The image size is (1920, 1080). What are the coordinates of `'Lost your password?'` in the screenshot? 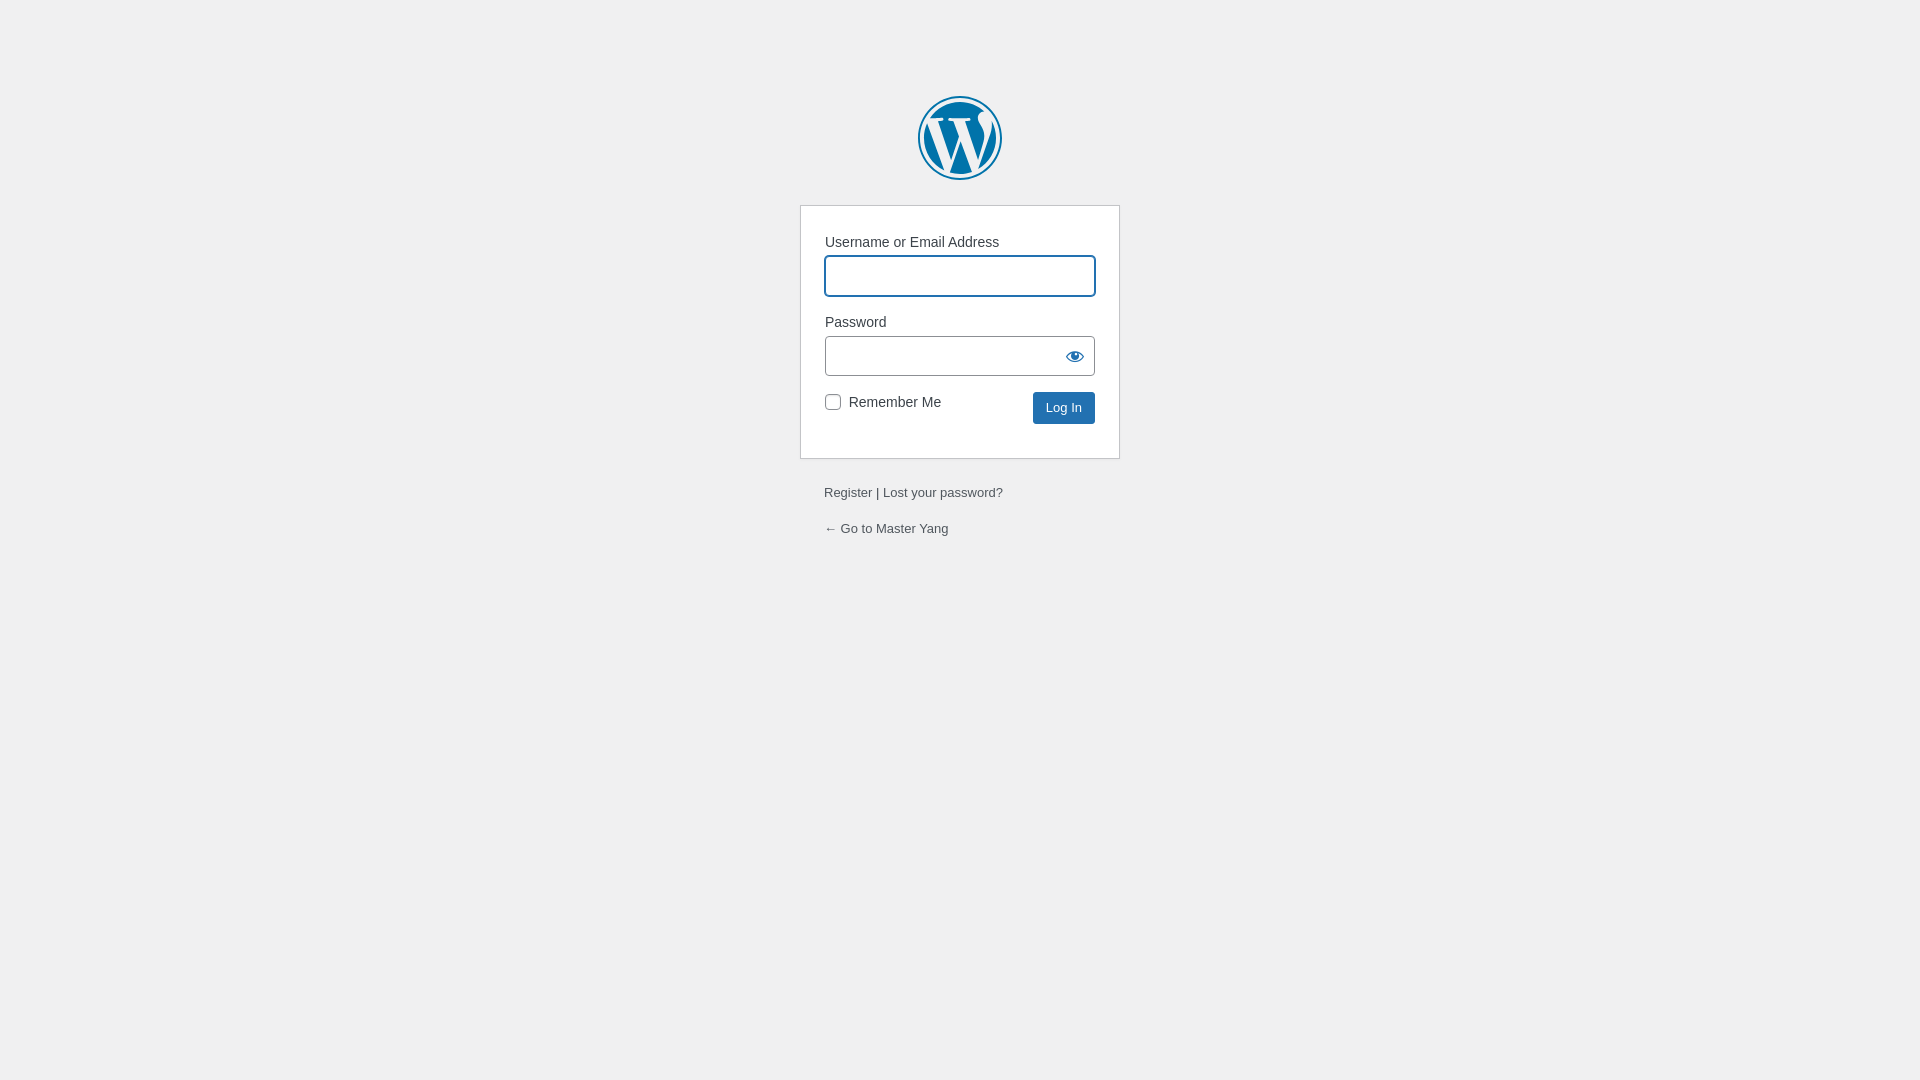 It's located at (941, 492).